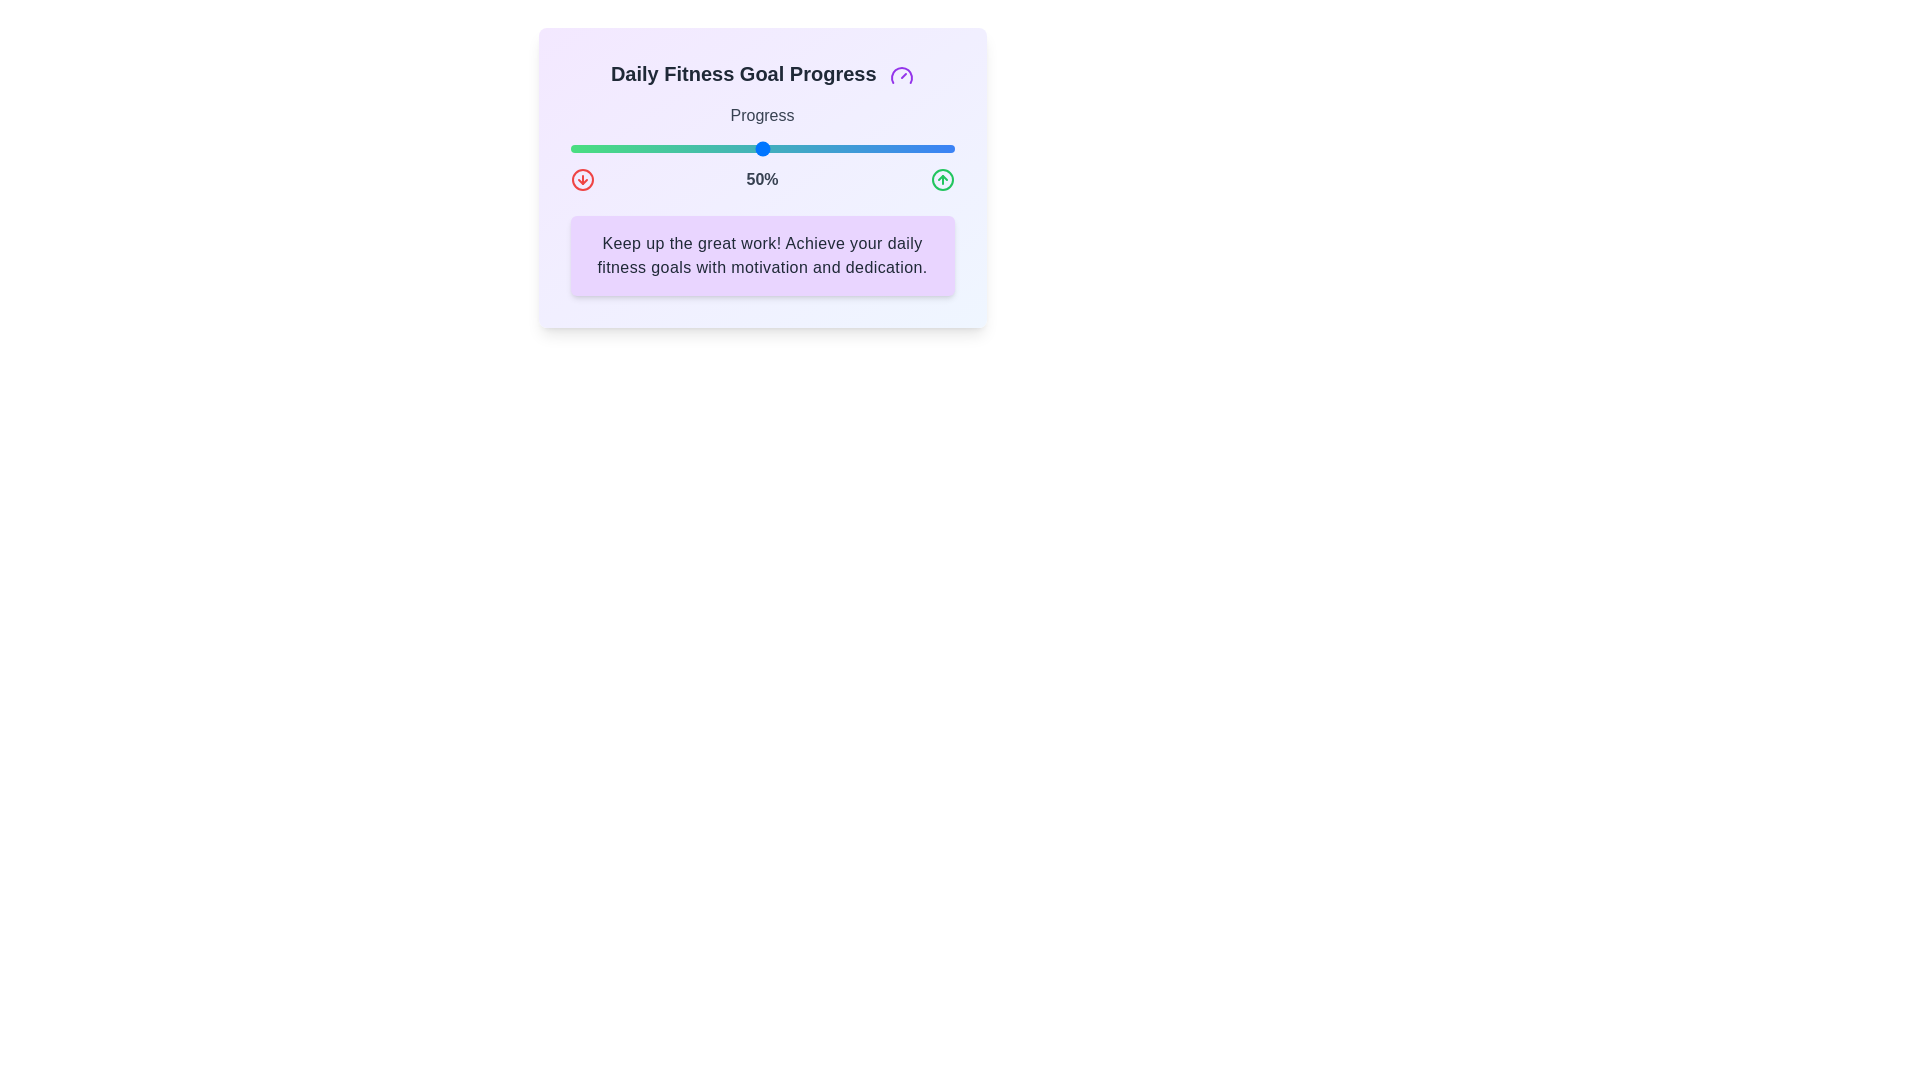 The image size is (1920, 1080). I want to click on the slider to set the progress to 69%, so click(835, 148).